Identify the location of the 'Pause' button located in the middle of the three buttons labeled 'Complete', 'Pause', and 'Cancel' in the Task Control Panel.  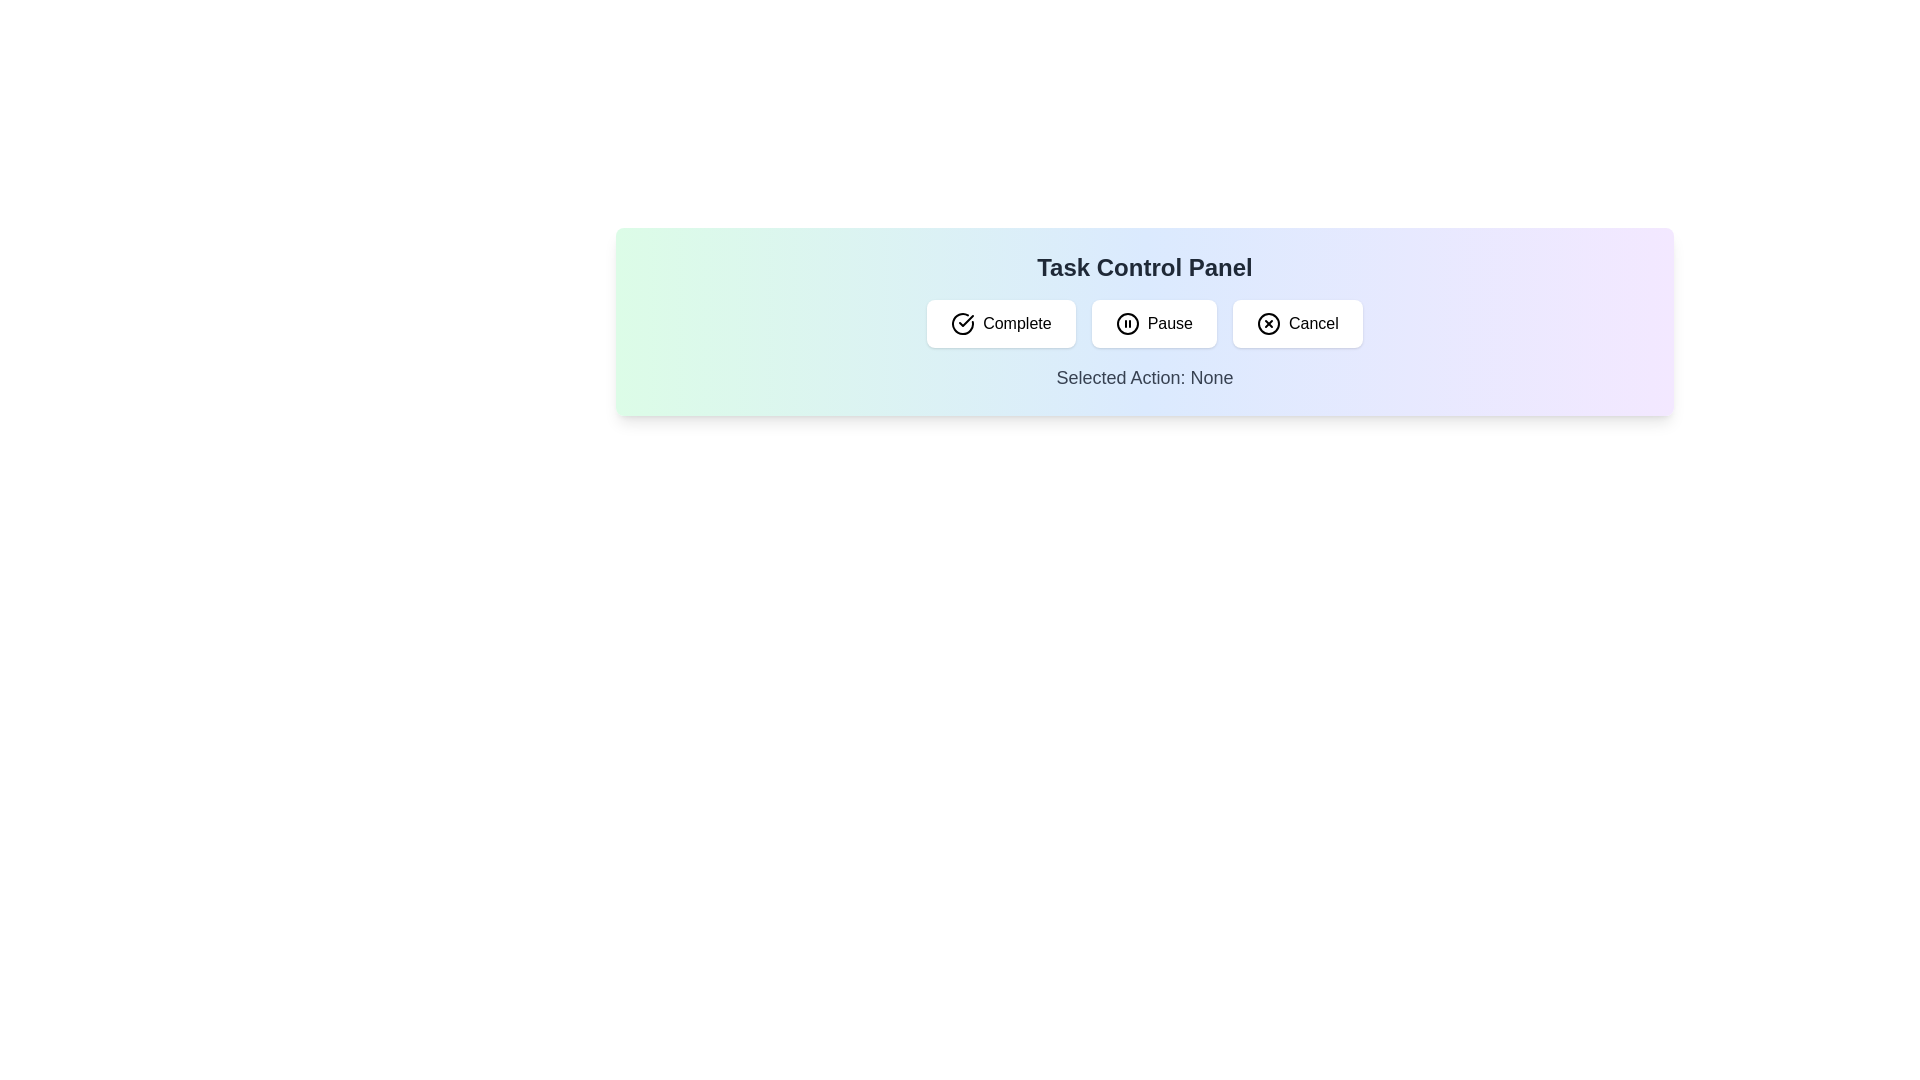
(1154, 323).